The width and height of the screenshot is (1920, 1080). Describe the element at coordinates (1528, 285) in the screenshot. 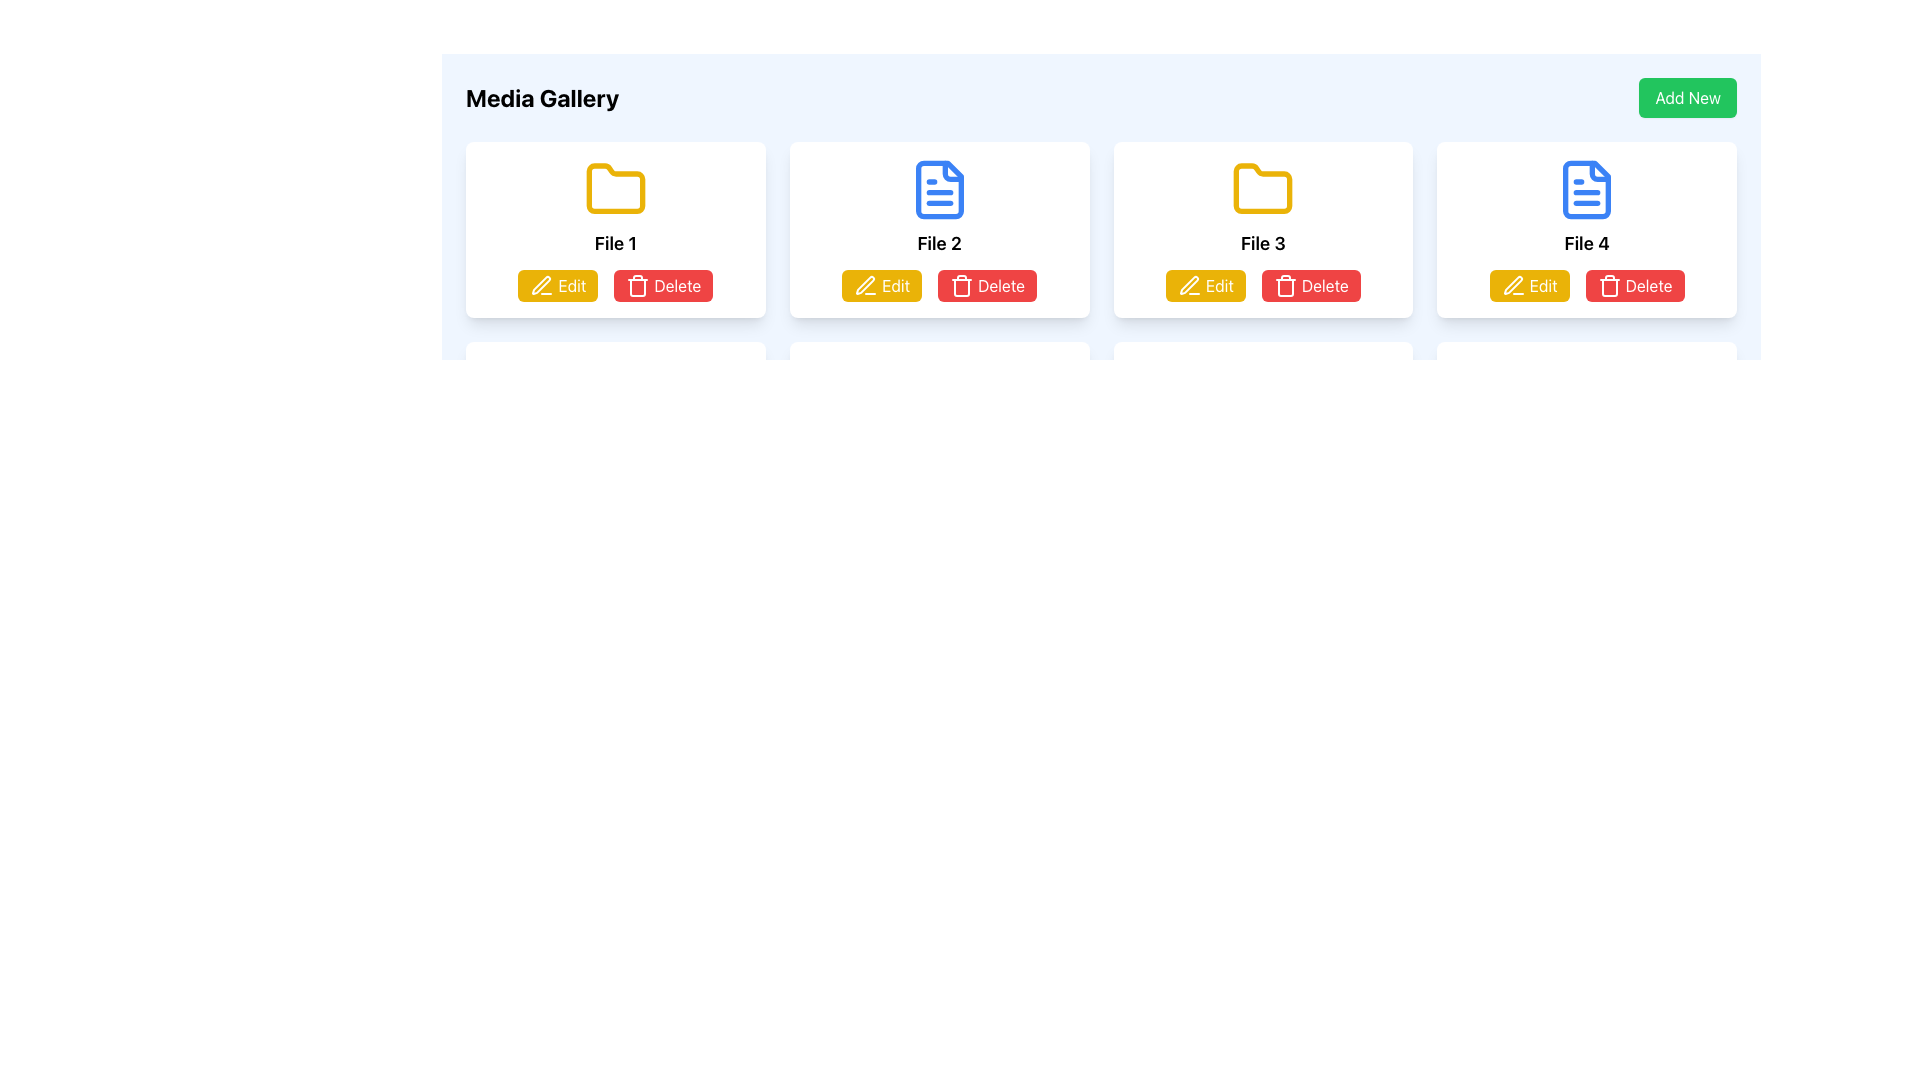

I see `the yellow 'Edit' button with rounded corners to trigger its hover effect, located in the action buttons row below 'File 4'` at that location.